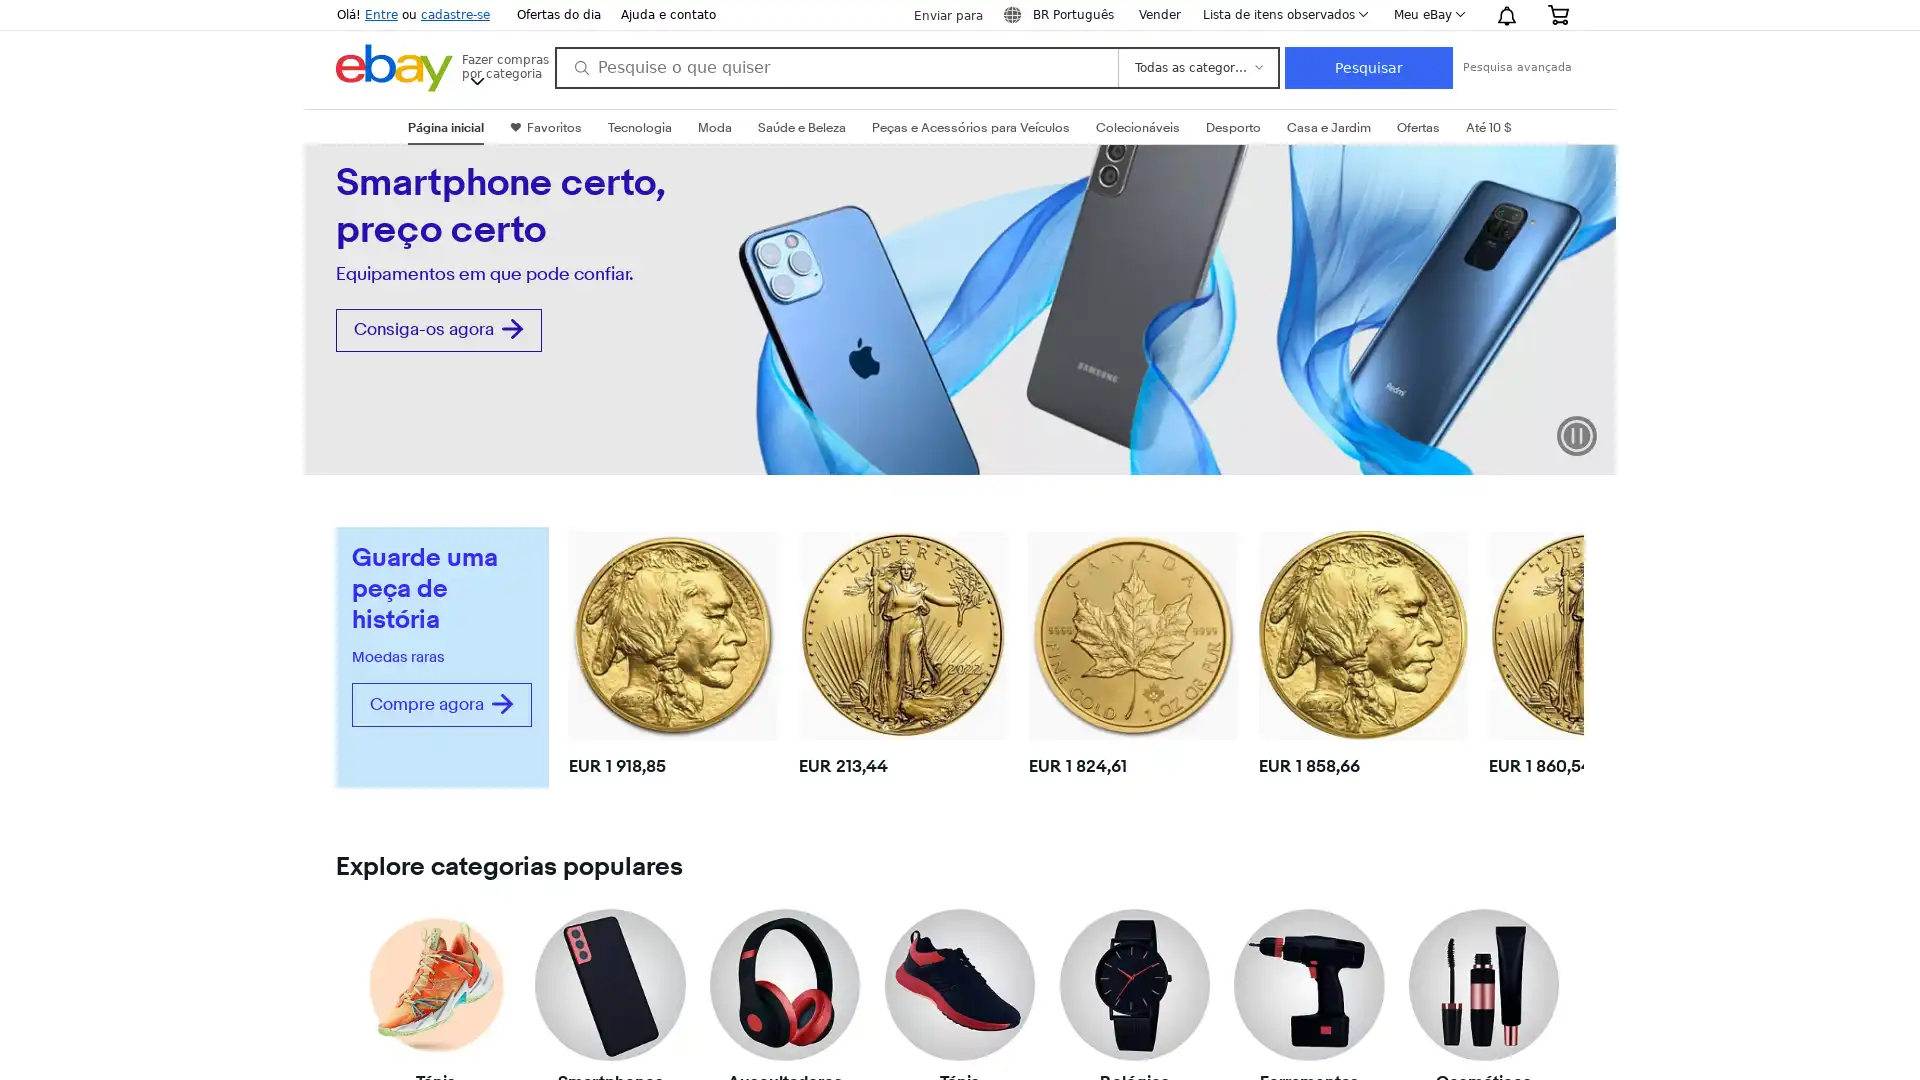  Describe the element at coordinates (1576, 434) in the screenshot. I see `Pausar o carrossel de banners` at that location.